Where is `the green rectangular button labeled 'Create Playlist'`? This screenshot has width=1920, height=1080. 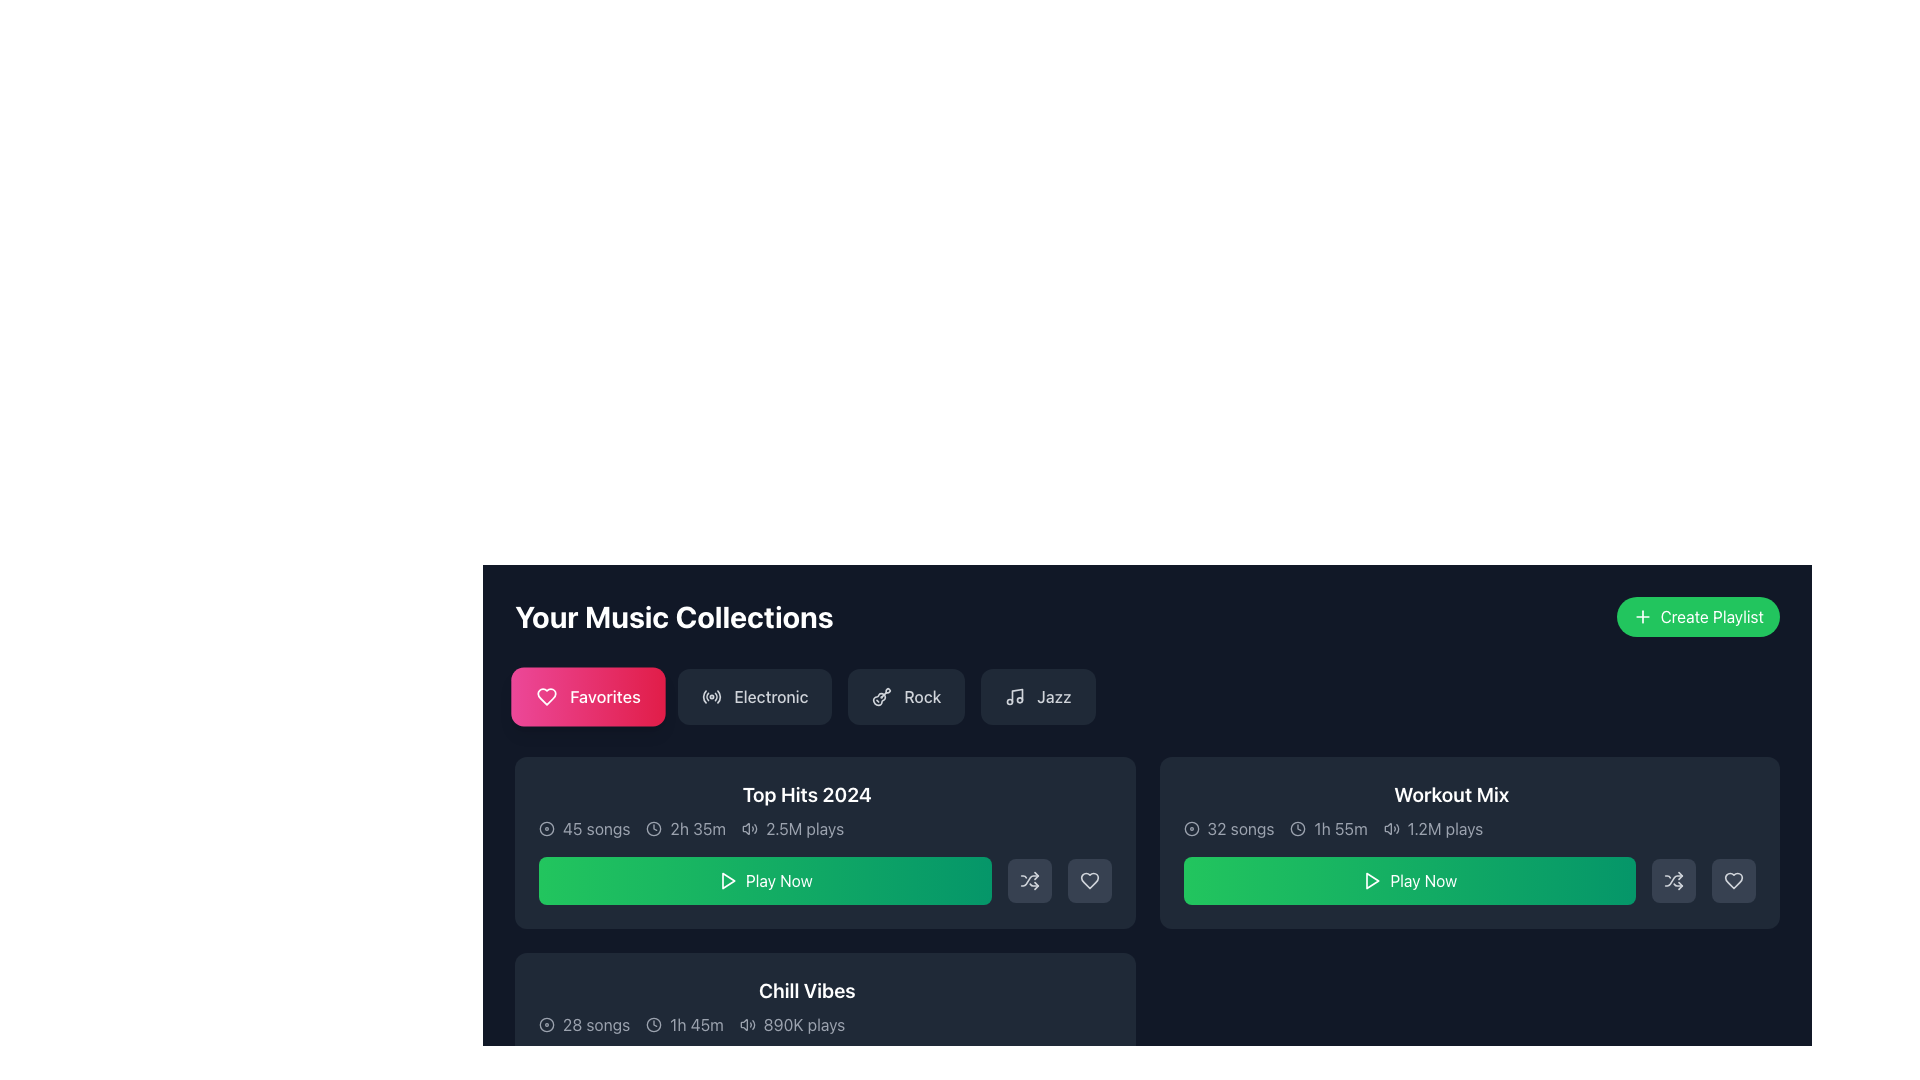 the green rectangular button labeled 'Create Playlist' is located at coordinates (1697, 616).